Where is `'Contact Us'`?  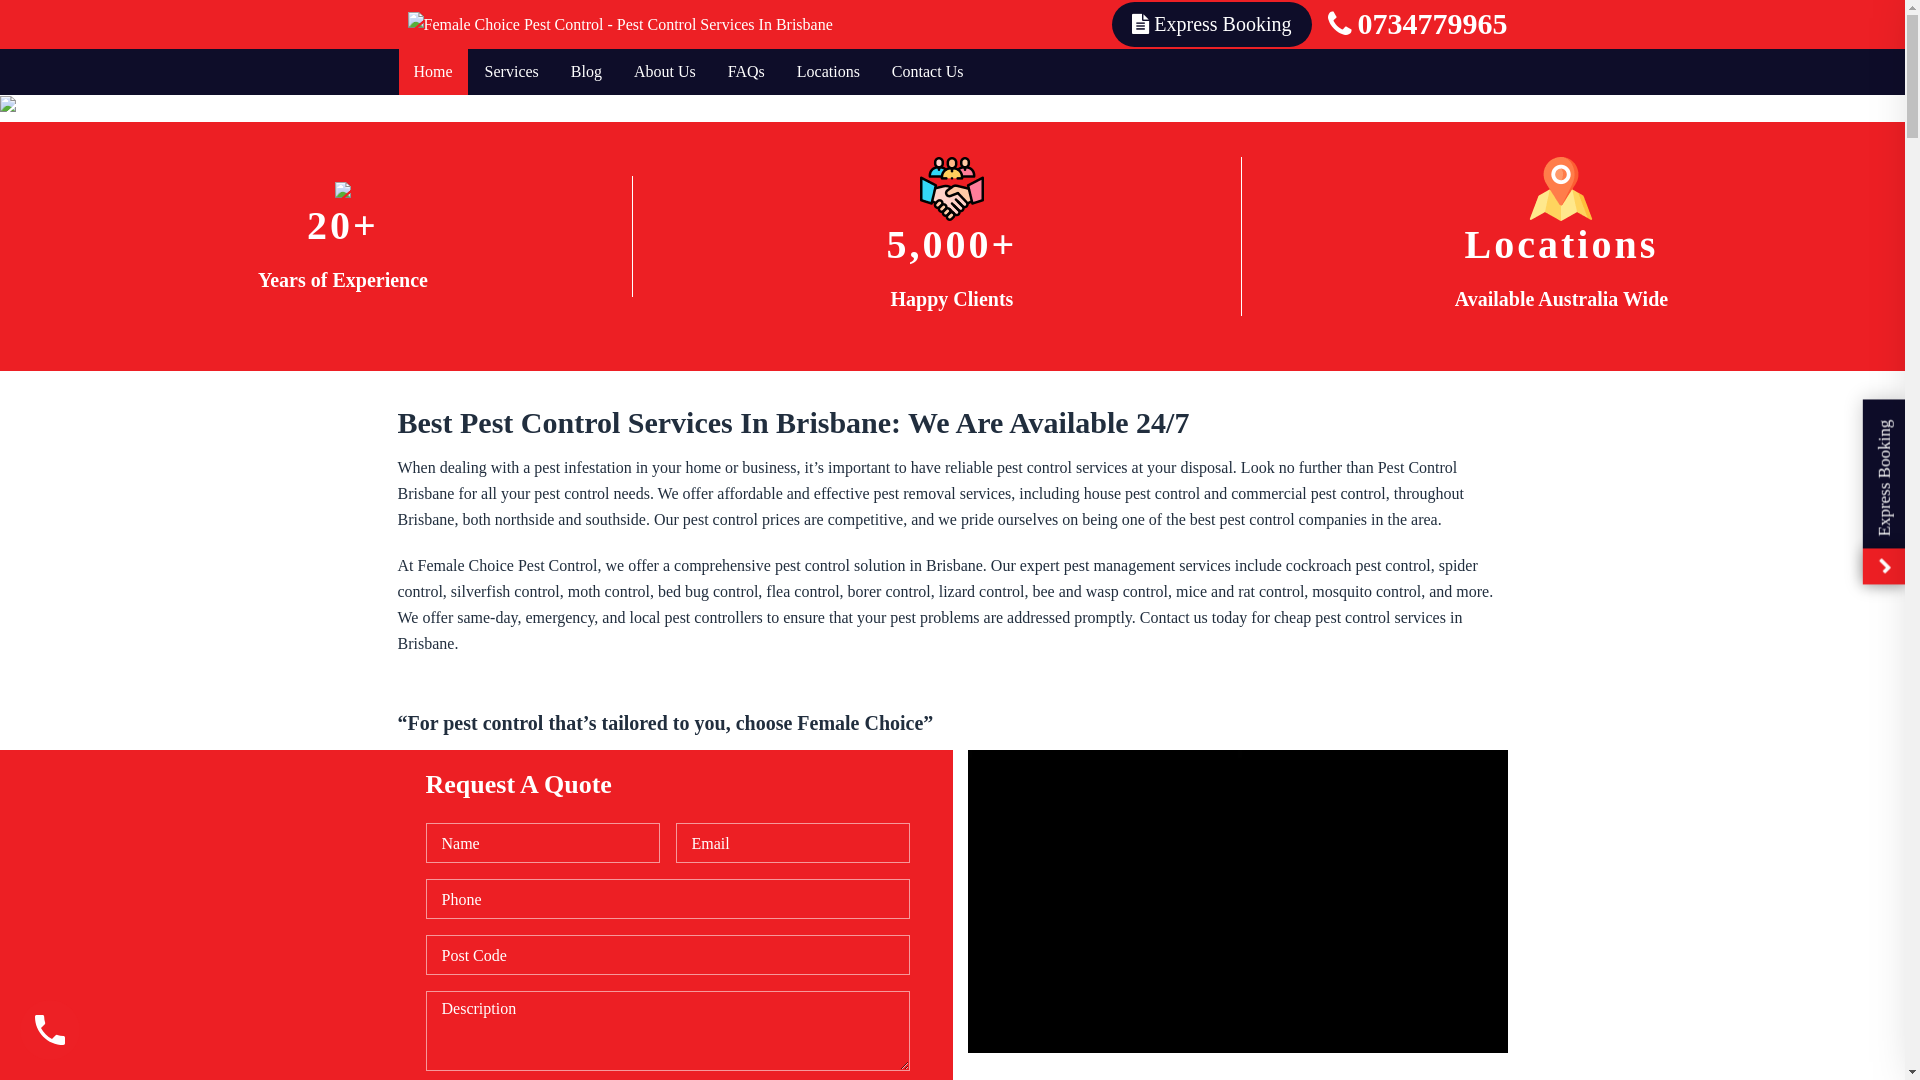 'Contact Us' is located at coordinates (926, 71).